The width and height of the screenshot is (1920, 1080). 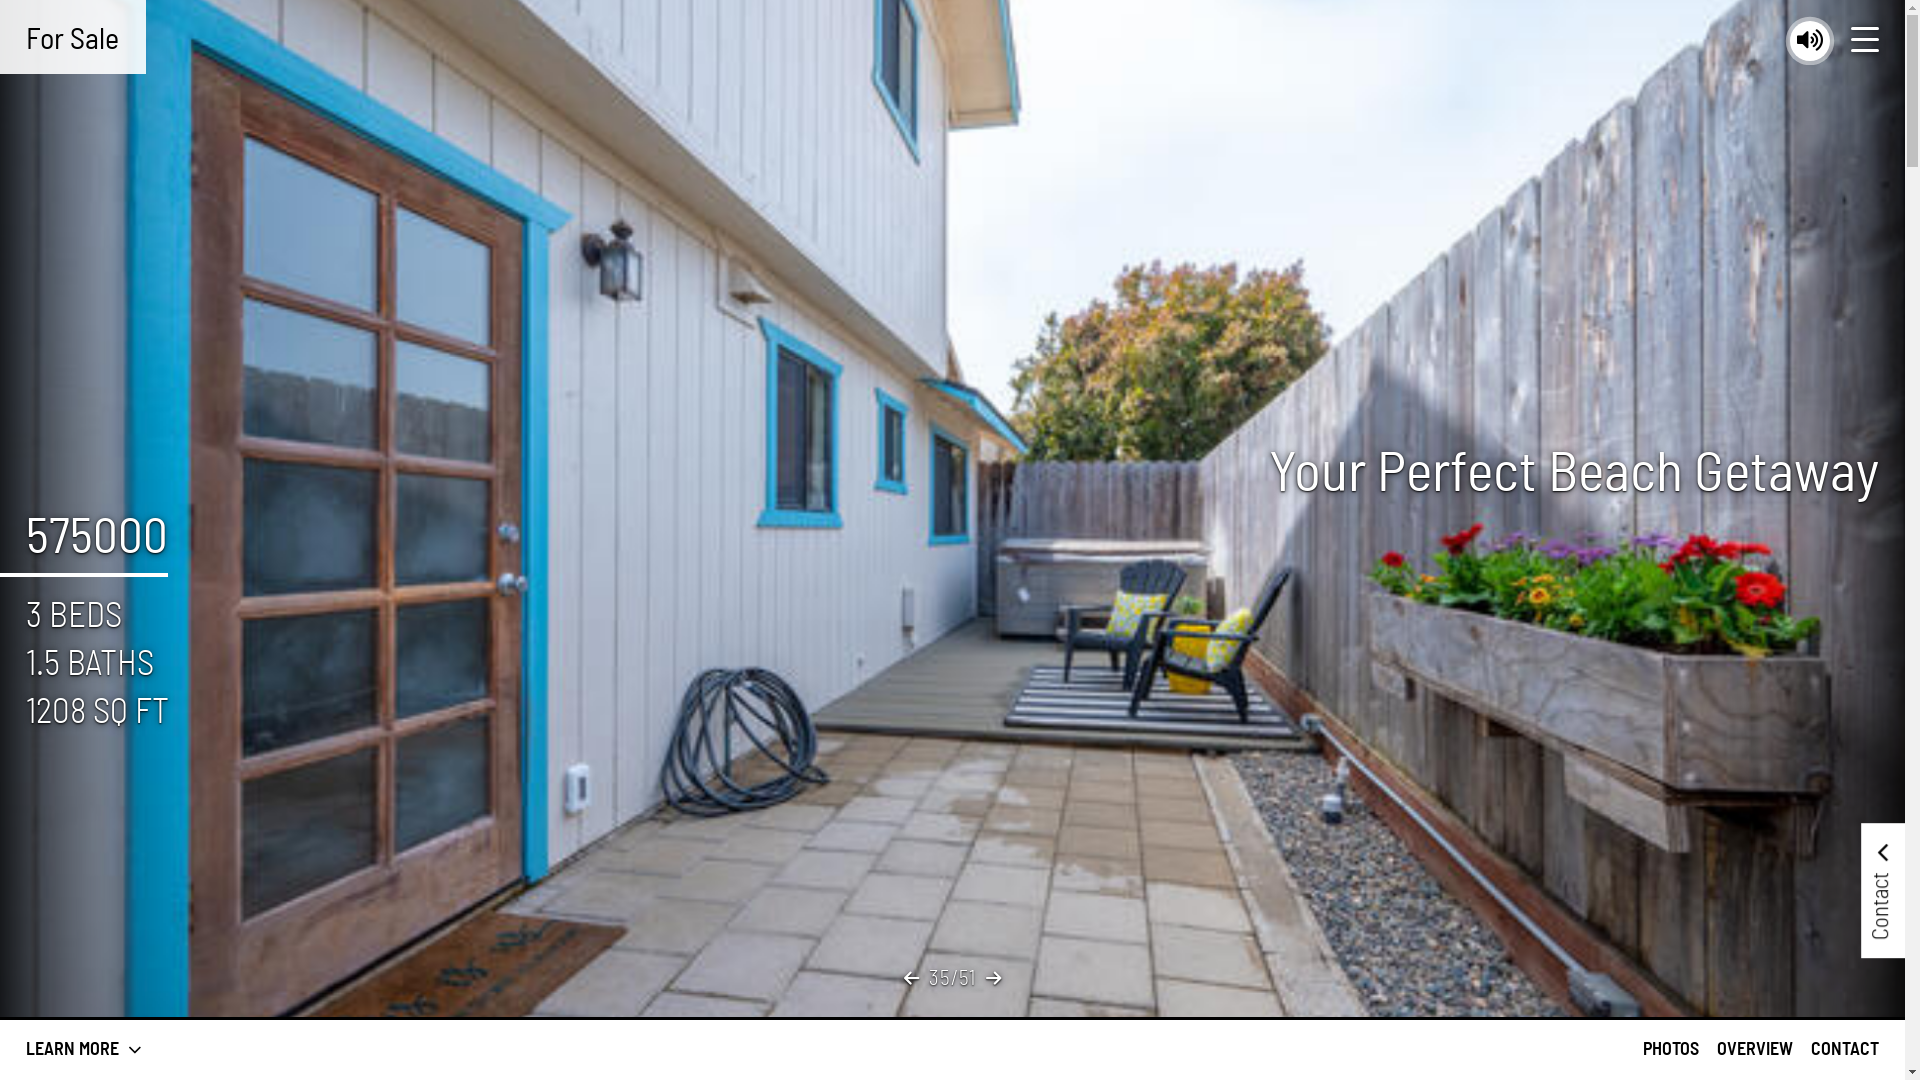 I want to click on 'OVERVIEW', so click(x=1754, y=1048).